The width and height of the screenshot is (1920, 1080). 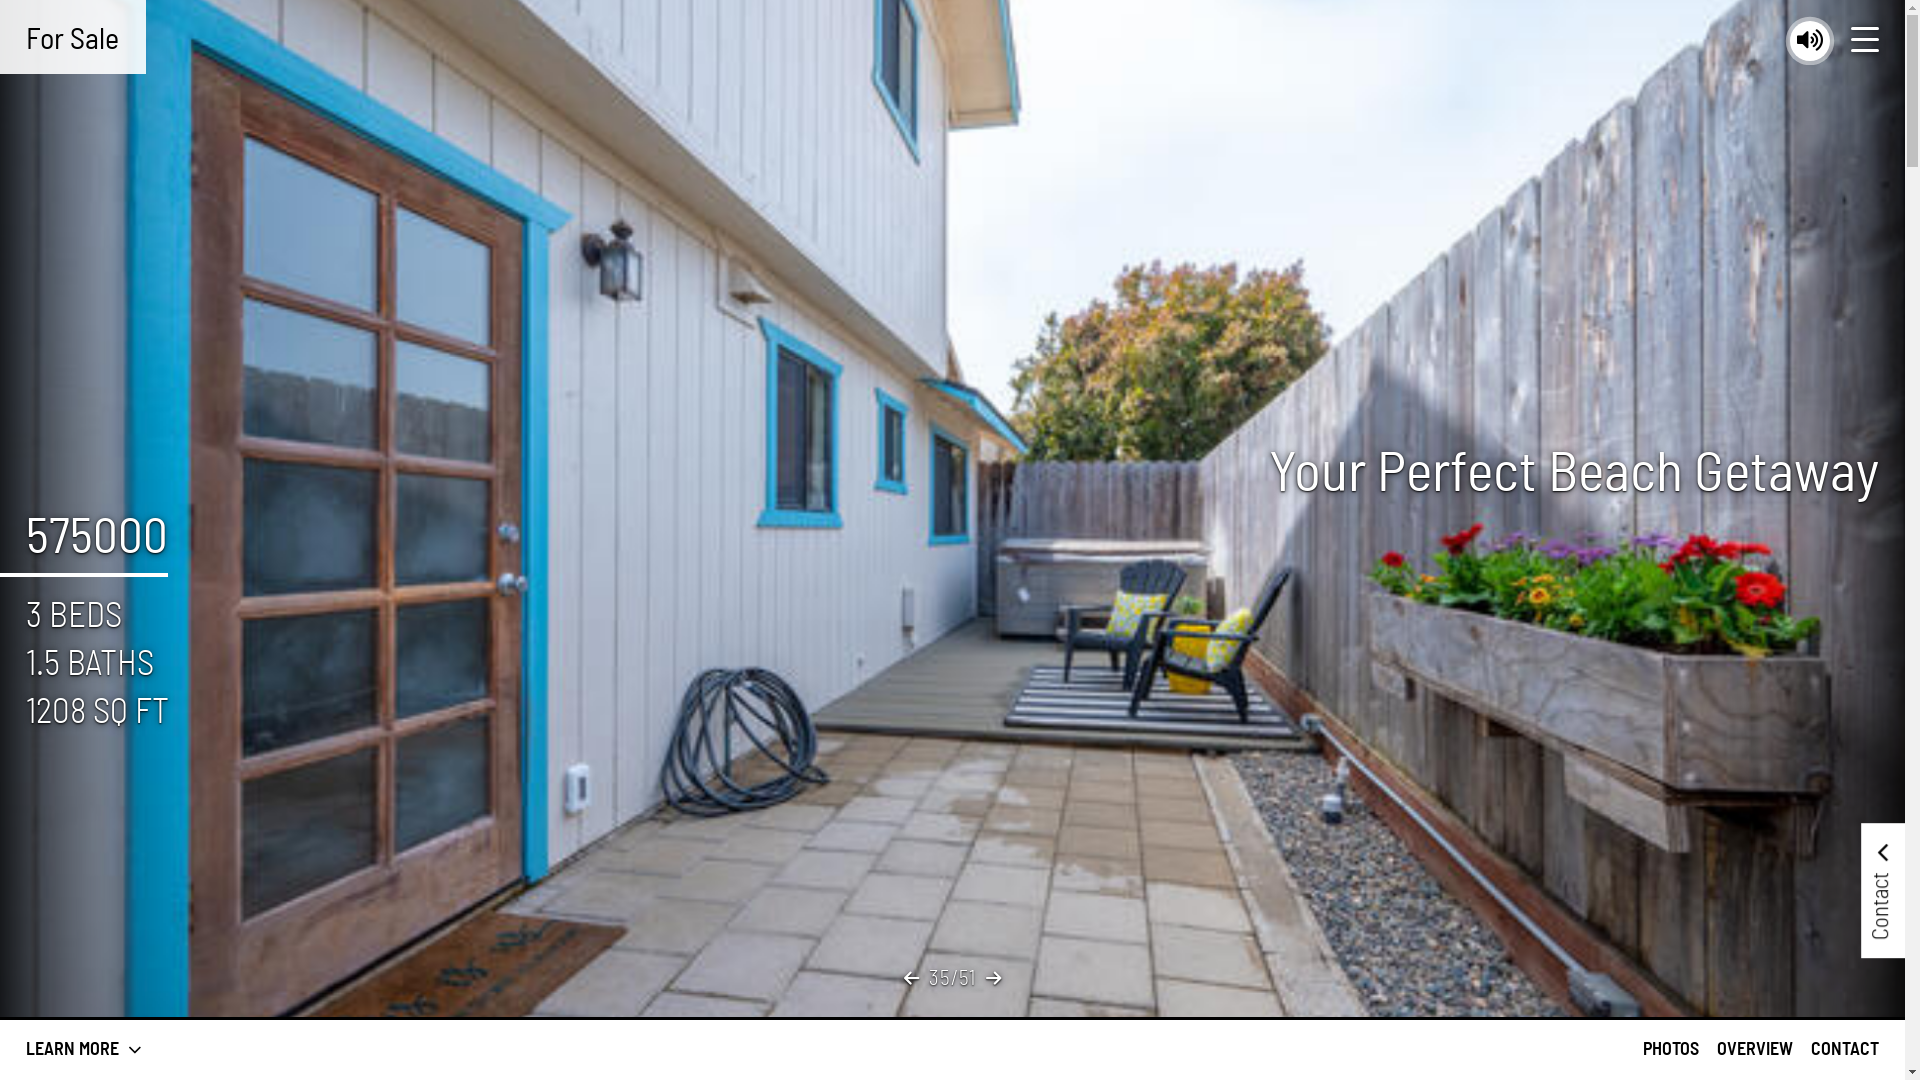 I want to click on 'OVERVIEW', so click(x=1754, y=1048).